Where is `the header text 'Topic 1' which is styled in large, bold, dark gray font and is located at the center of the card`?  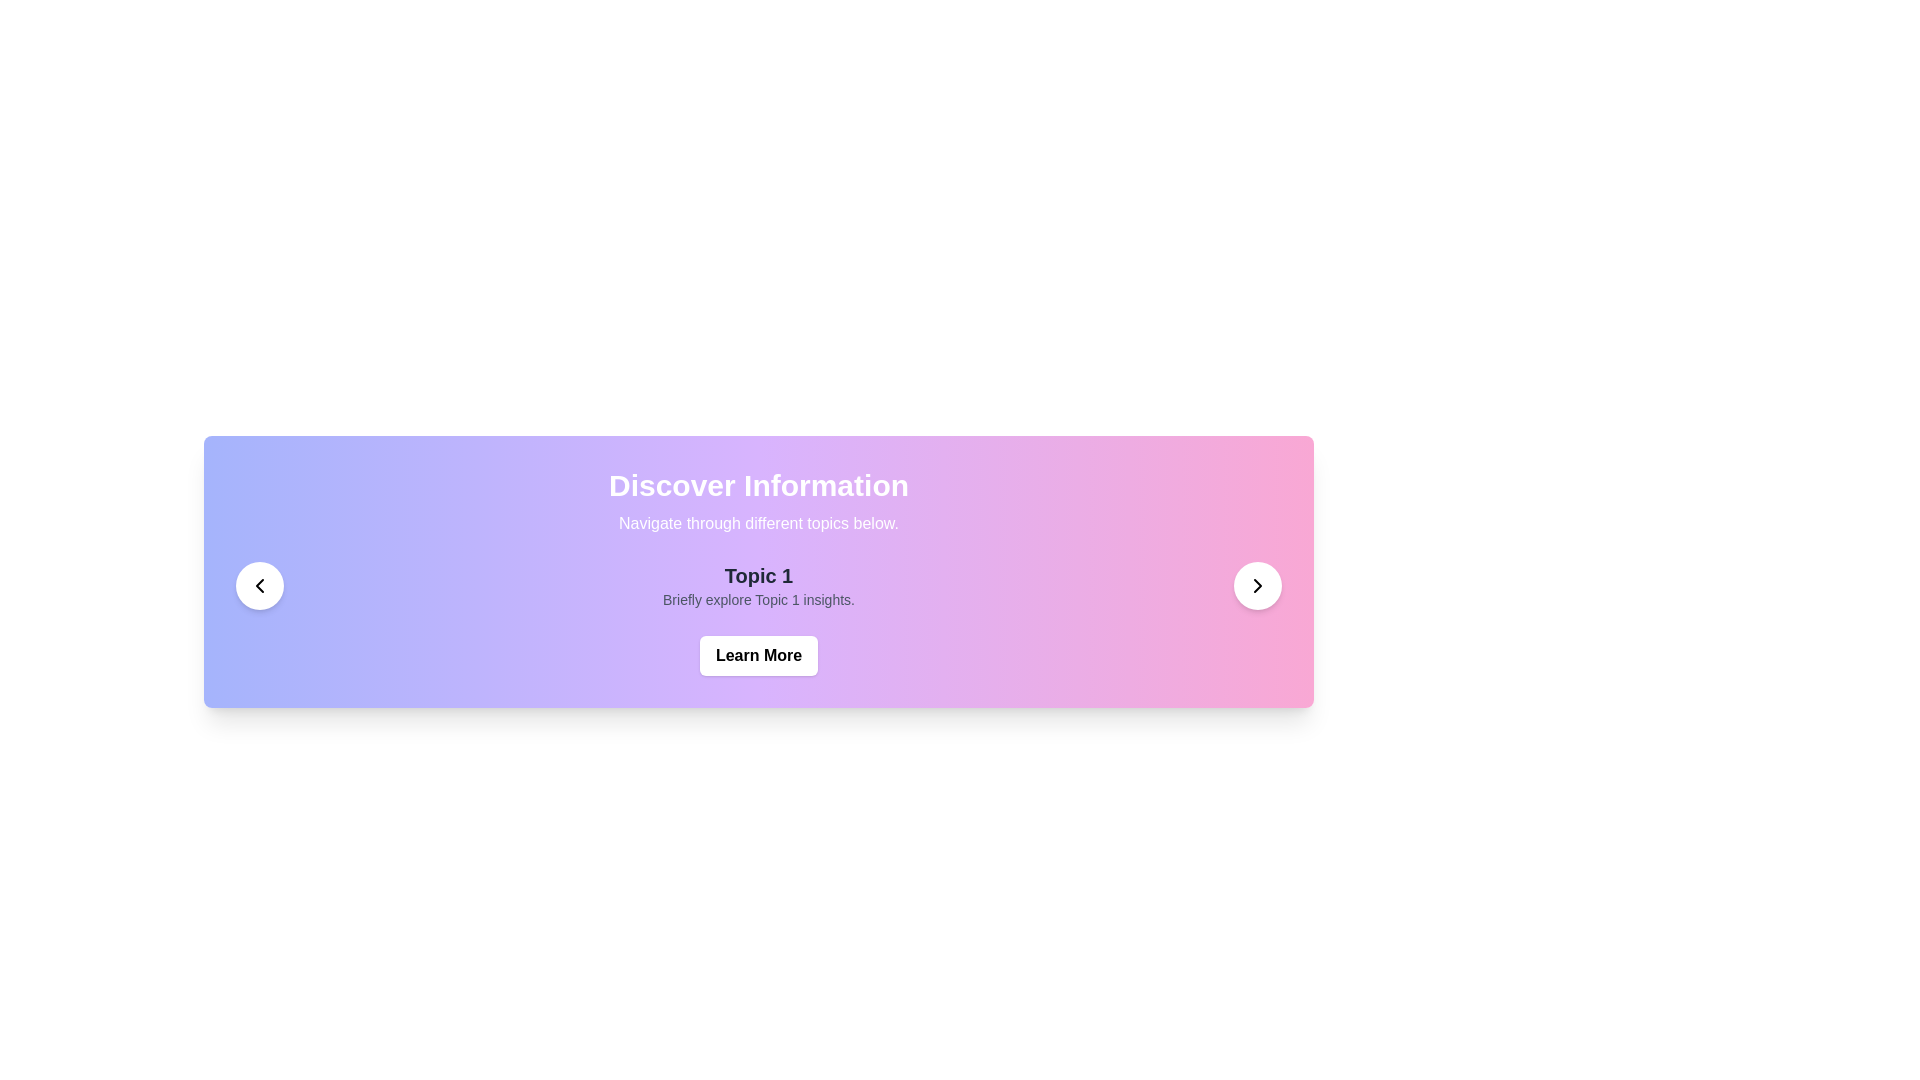
the header text 'Topic 1' which is styled in large, bold, dark gray font and is located at the center of the card is located at coordinates (757, 575).